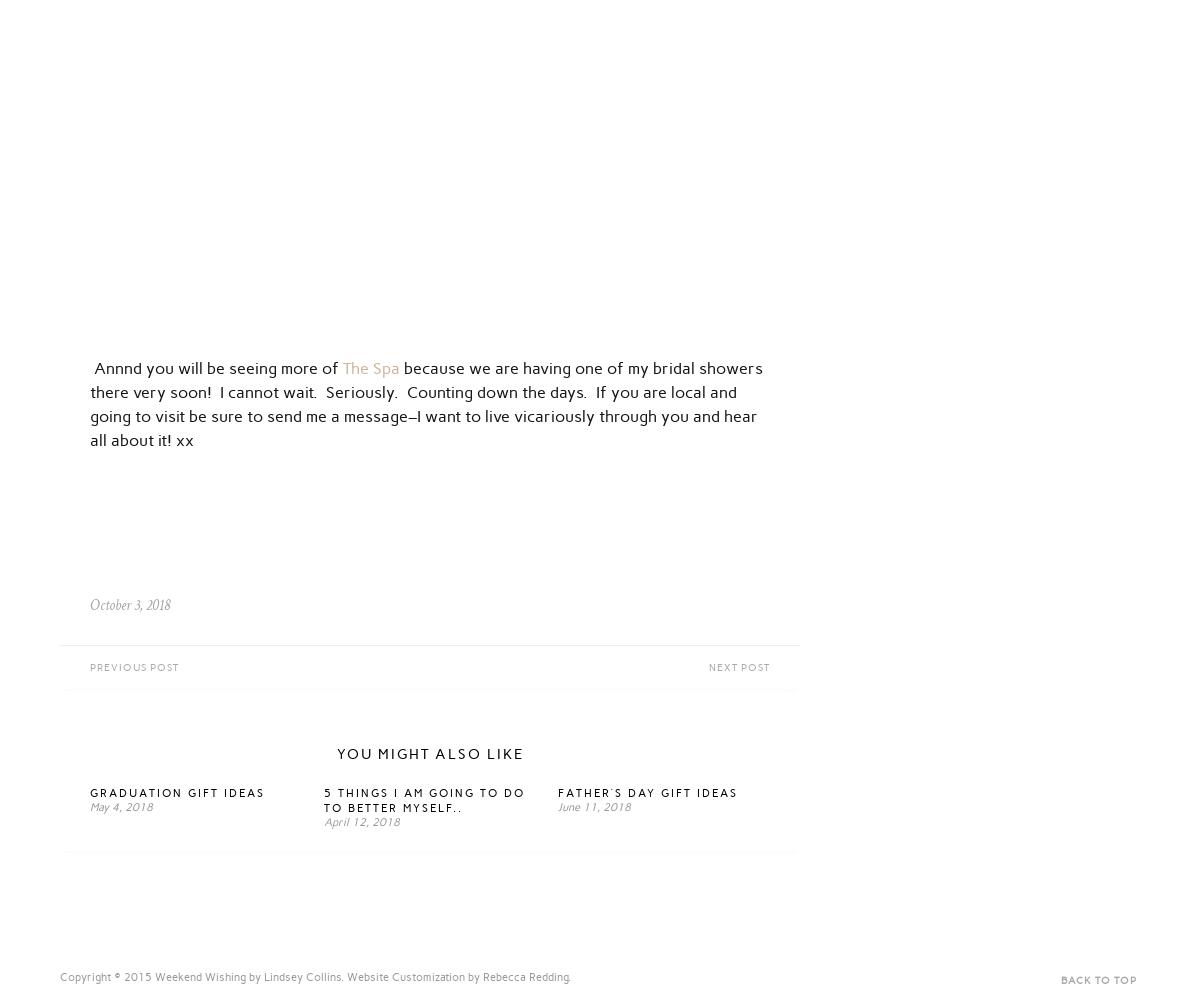 The width and height of the screenshot is (1200, 1008). What do you see at coordinates (593, 806) in the screenshot?
I see `'June 11, 2018'` at bounding box center [593, 806].